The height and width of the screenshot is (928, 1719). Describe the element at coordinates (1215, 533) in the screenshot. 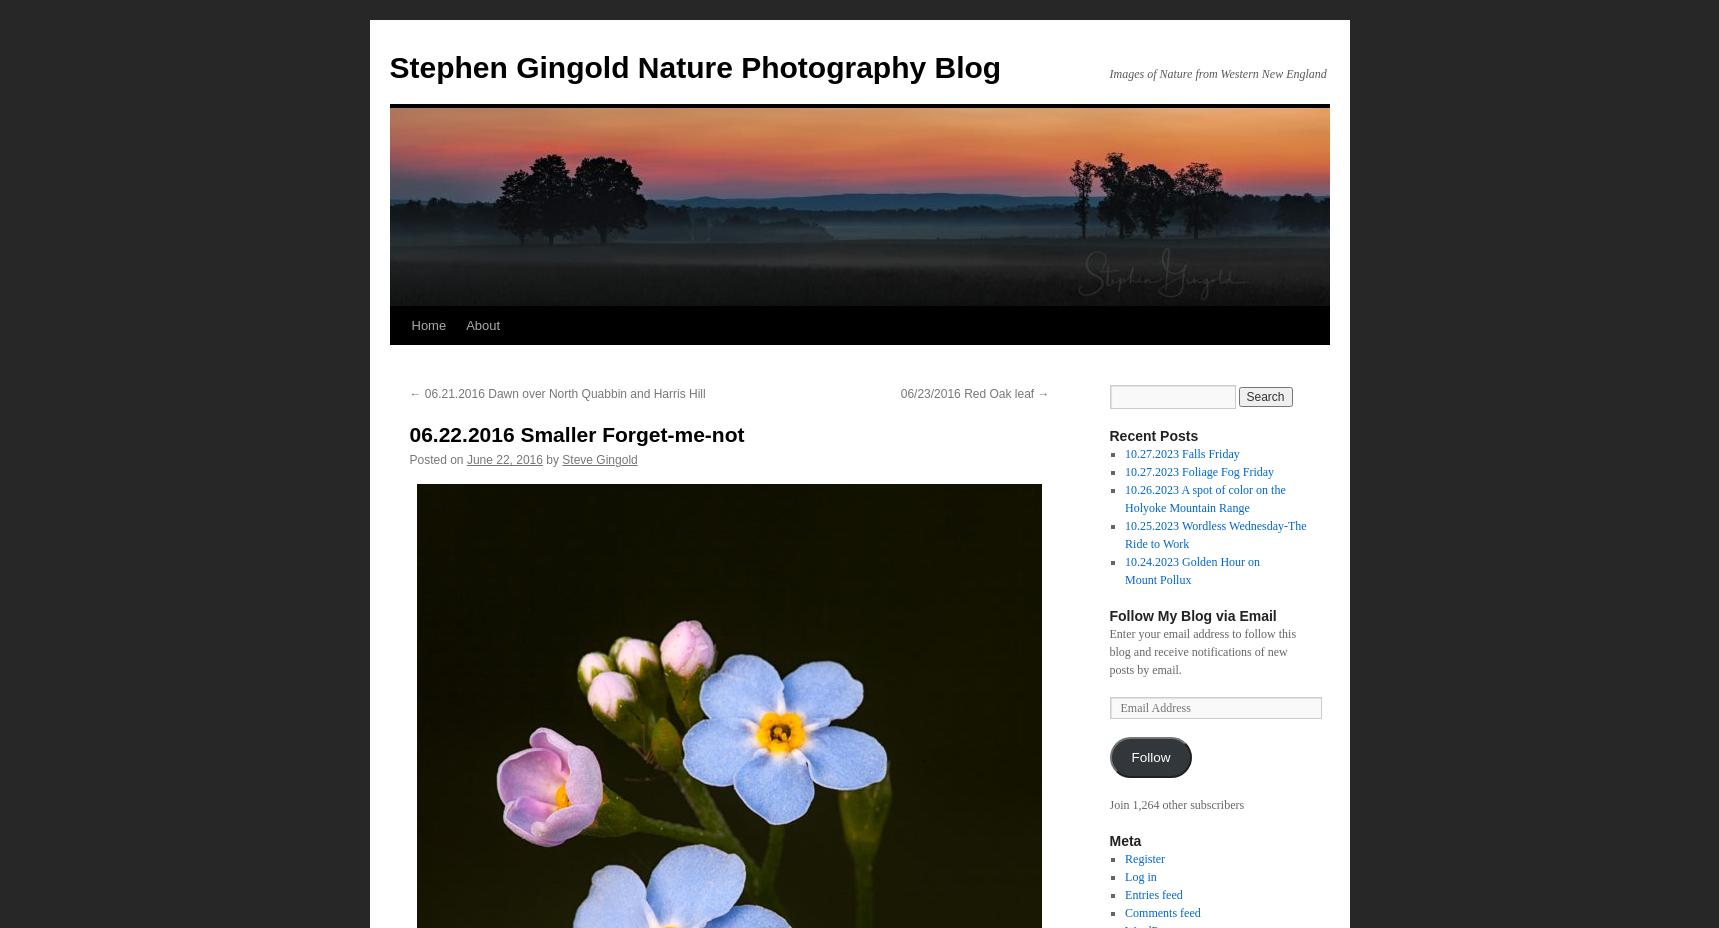

I see `'10.25.2023 Wordless Wednesday-The Ride to Work'` at that location.